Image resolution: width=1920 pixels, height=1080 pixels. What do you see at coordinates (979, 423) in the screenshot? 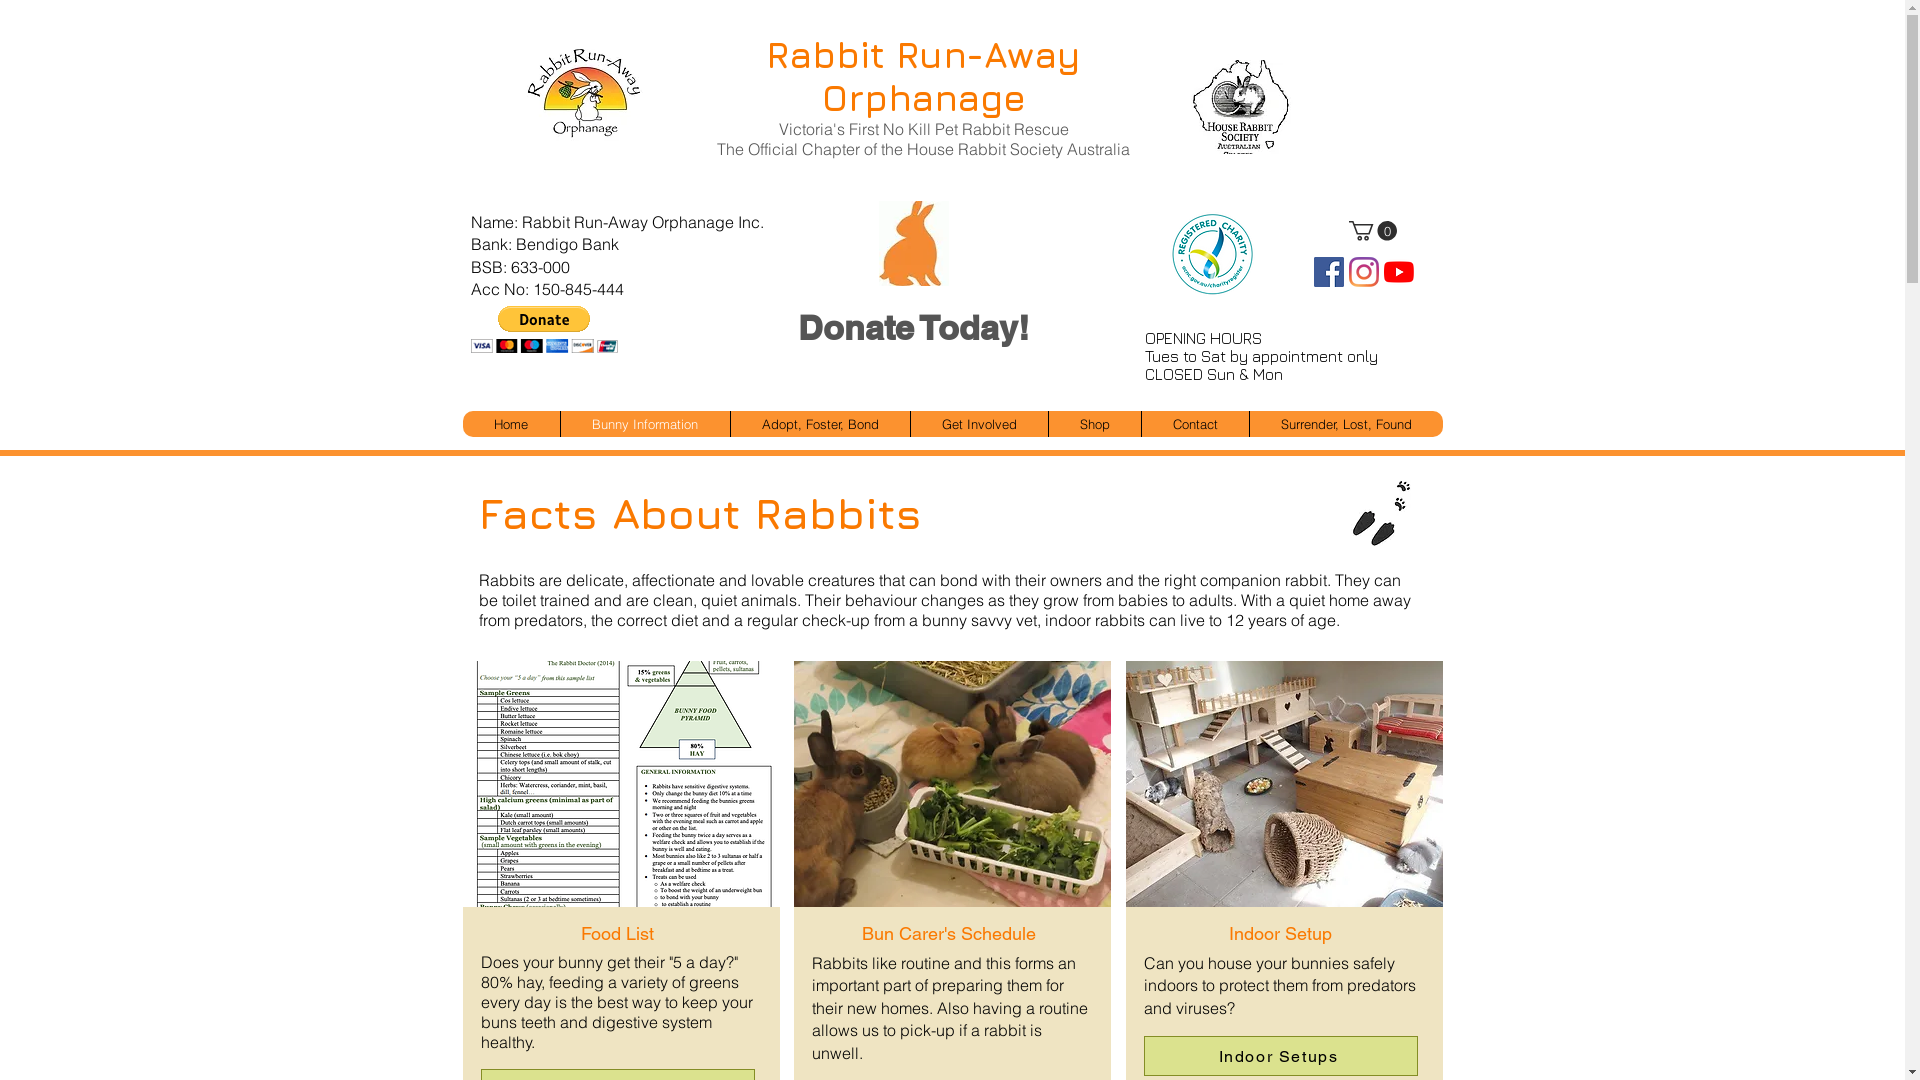
I see `'Get Involved'` at bounding box center [979, 423].